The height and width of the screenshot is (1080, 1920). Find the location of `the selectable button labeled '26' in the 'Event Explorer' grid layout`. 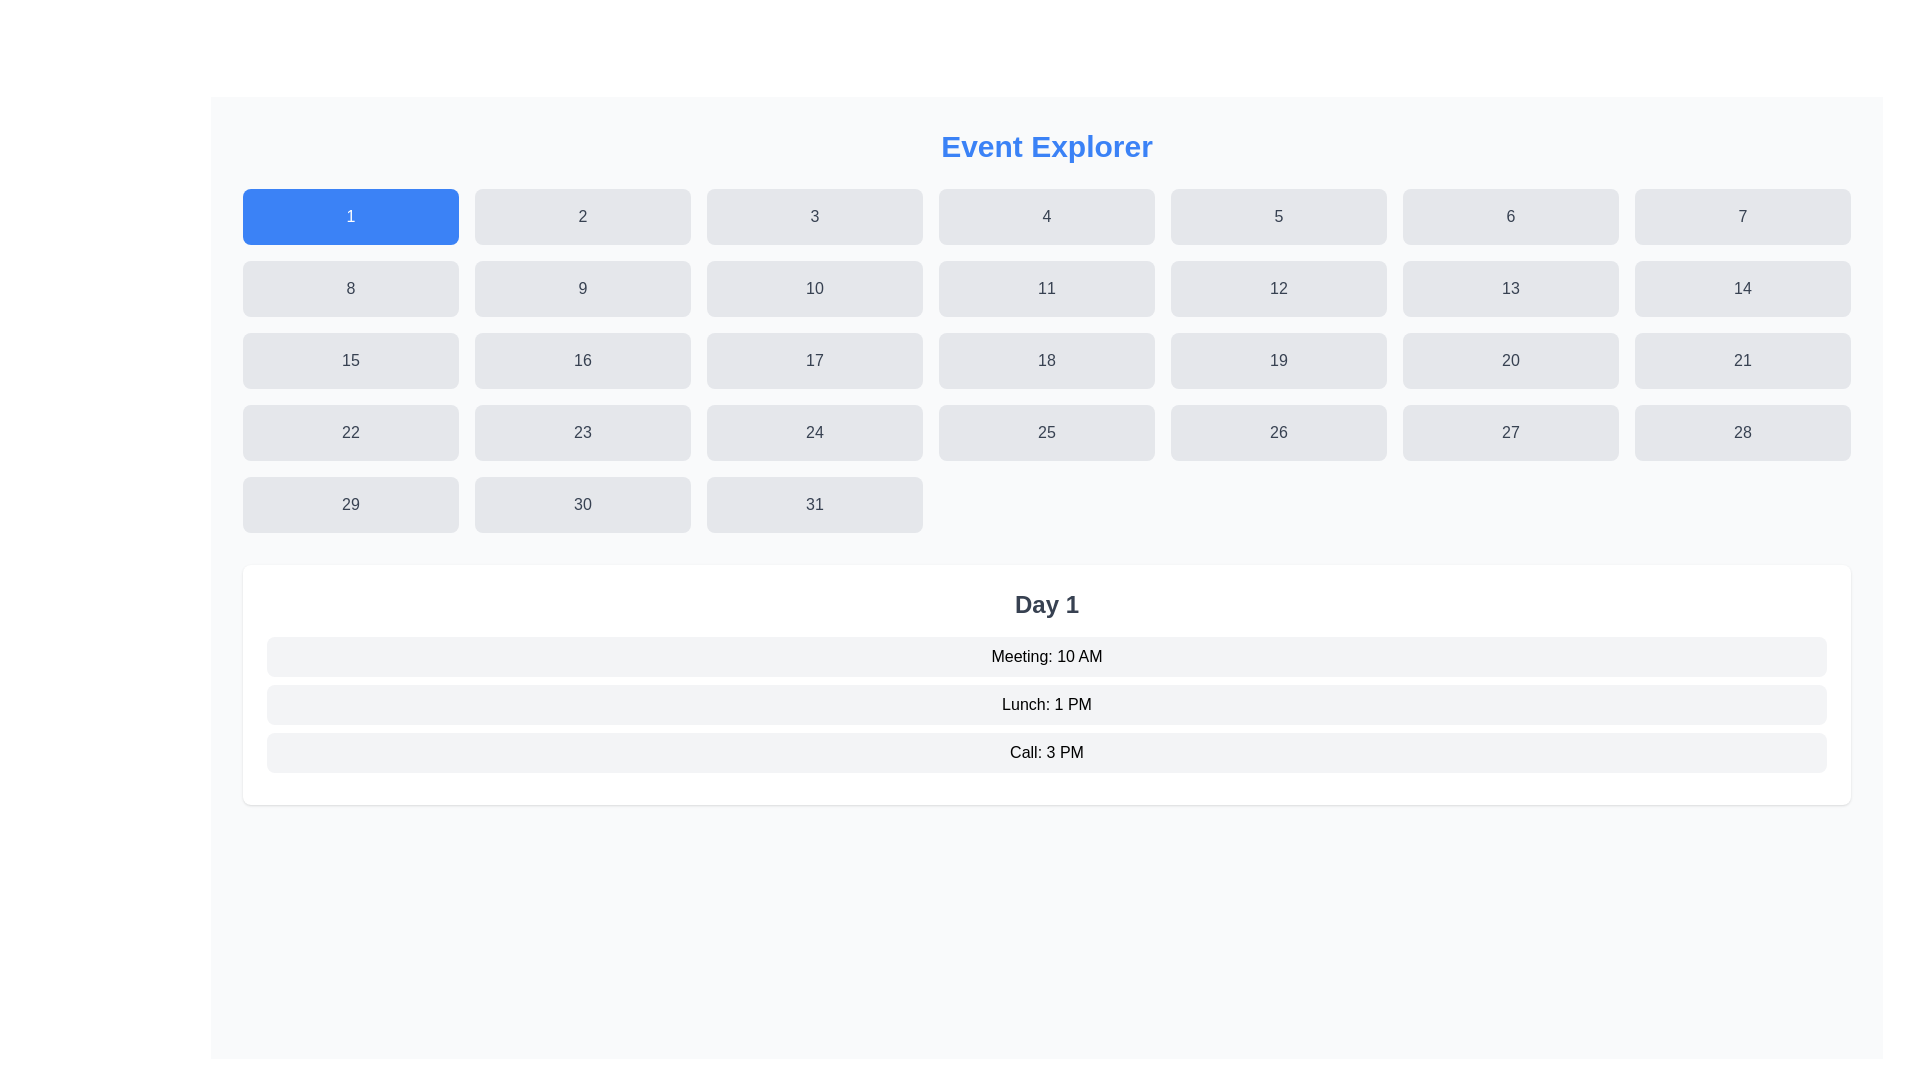

the selectable button labeled '26' in the 'Event Explorer' grid layout is located at coordinates (1277, 431).